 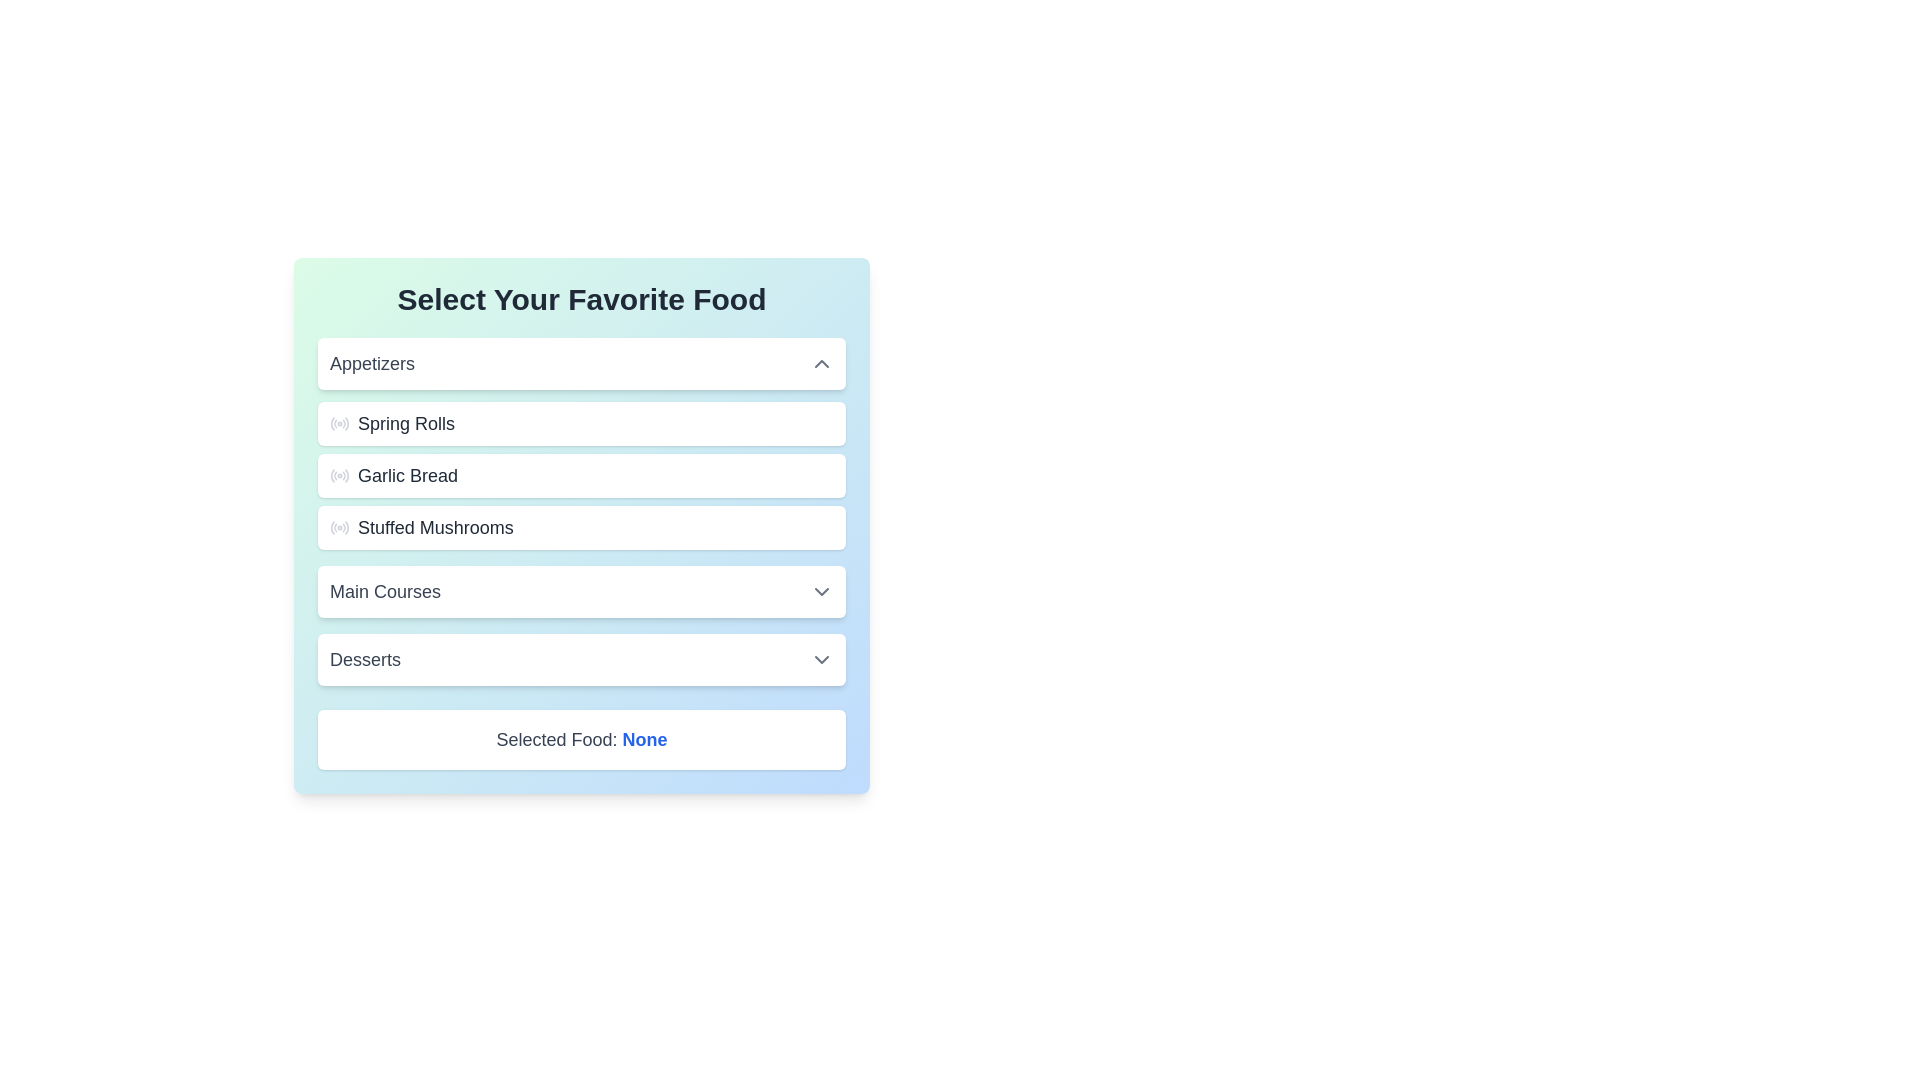 What do you see at coordinates (340, 527) in the screenshot?
I see `the circular radio button icon at the beginning of the third row in the food selection panel` at bounding box center [340, 527].